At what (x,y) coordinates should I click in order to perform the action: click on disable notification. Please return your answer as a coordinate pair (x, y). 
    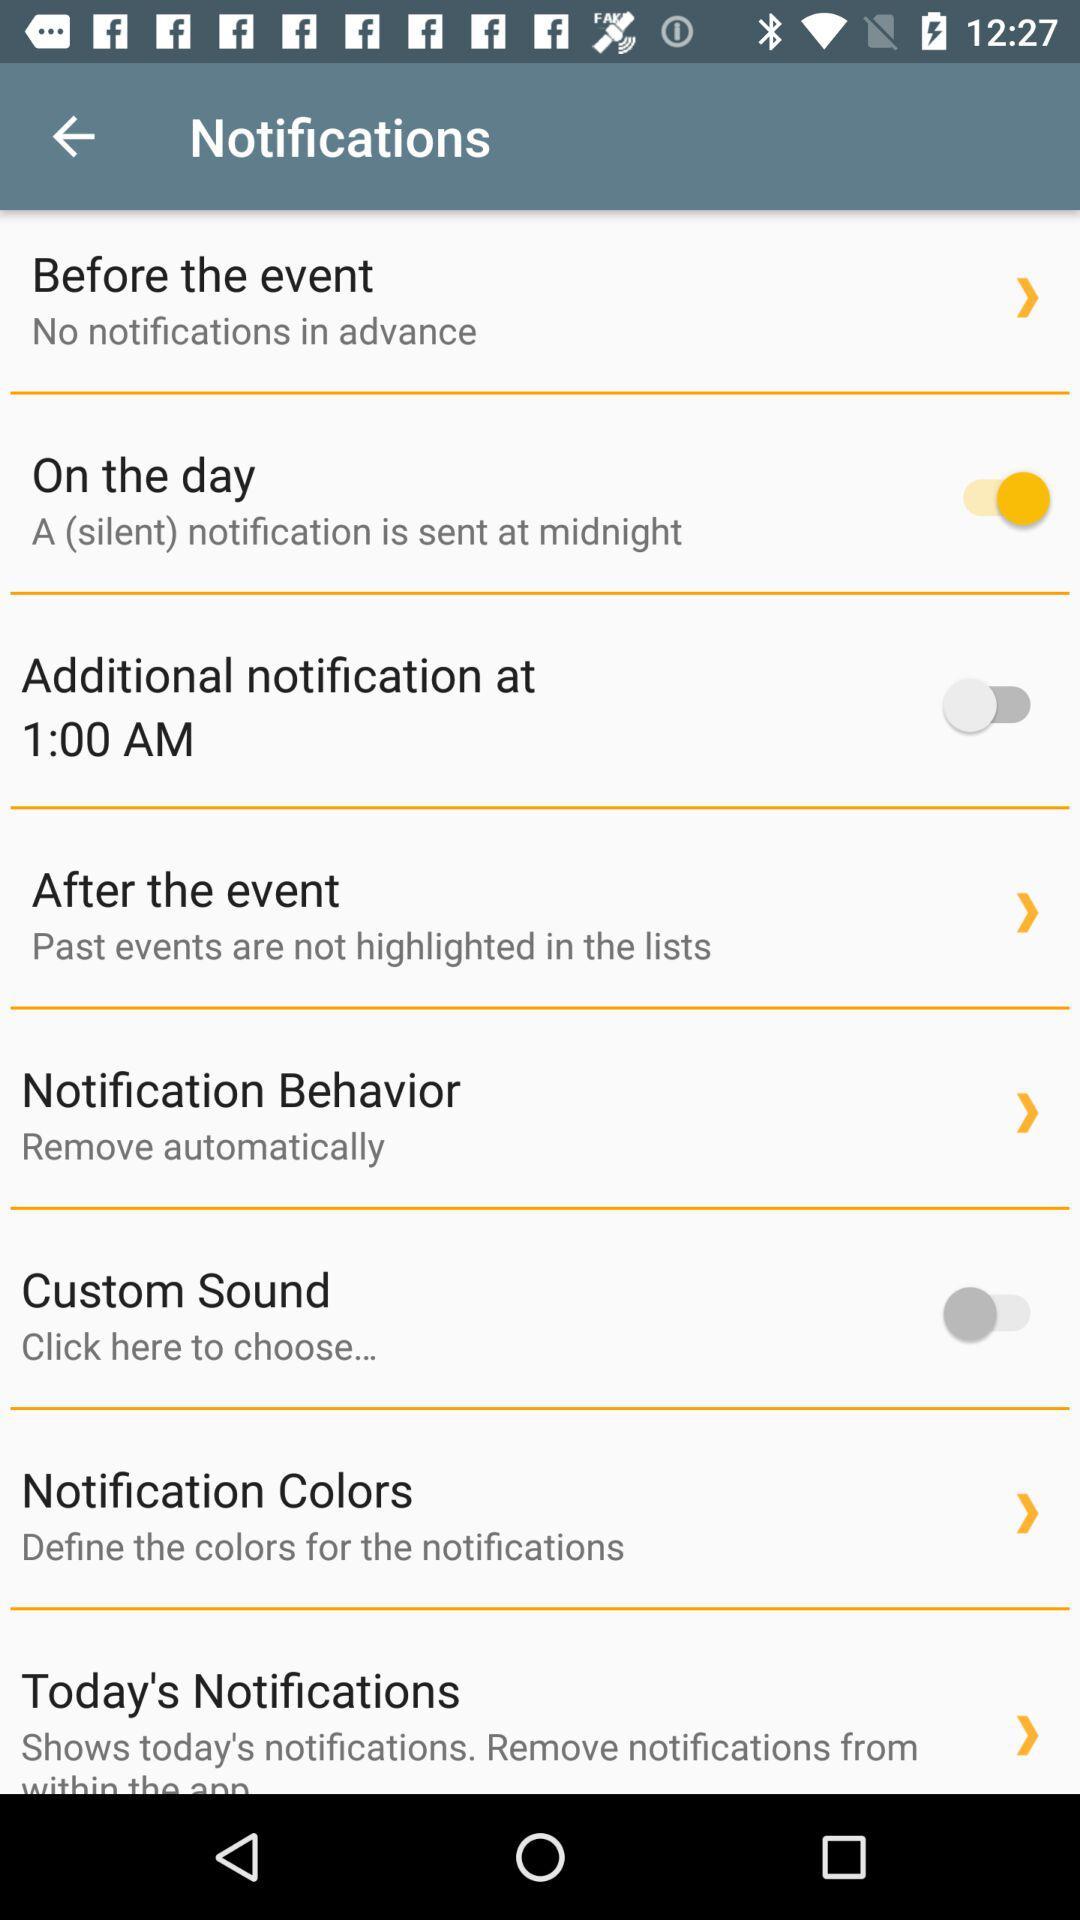
    Looking at the image, I should click on (996, 498).